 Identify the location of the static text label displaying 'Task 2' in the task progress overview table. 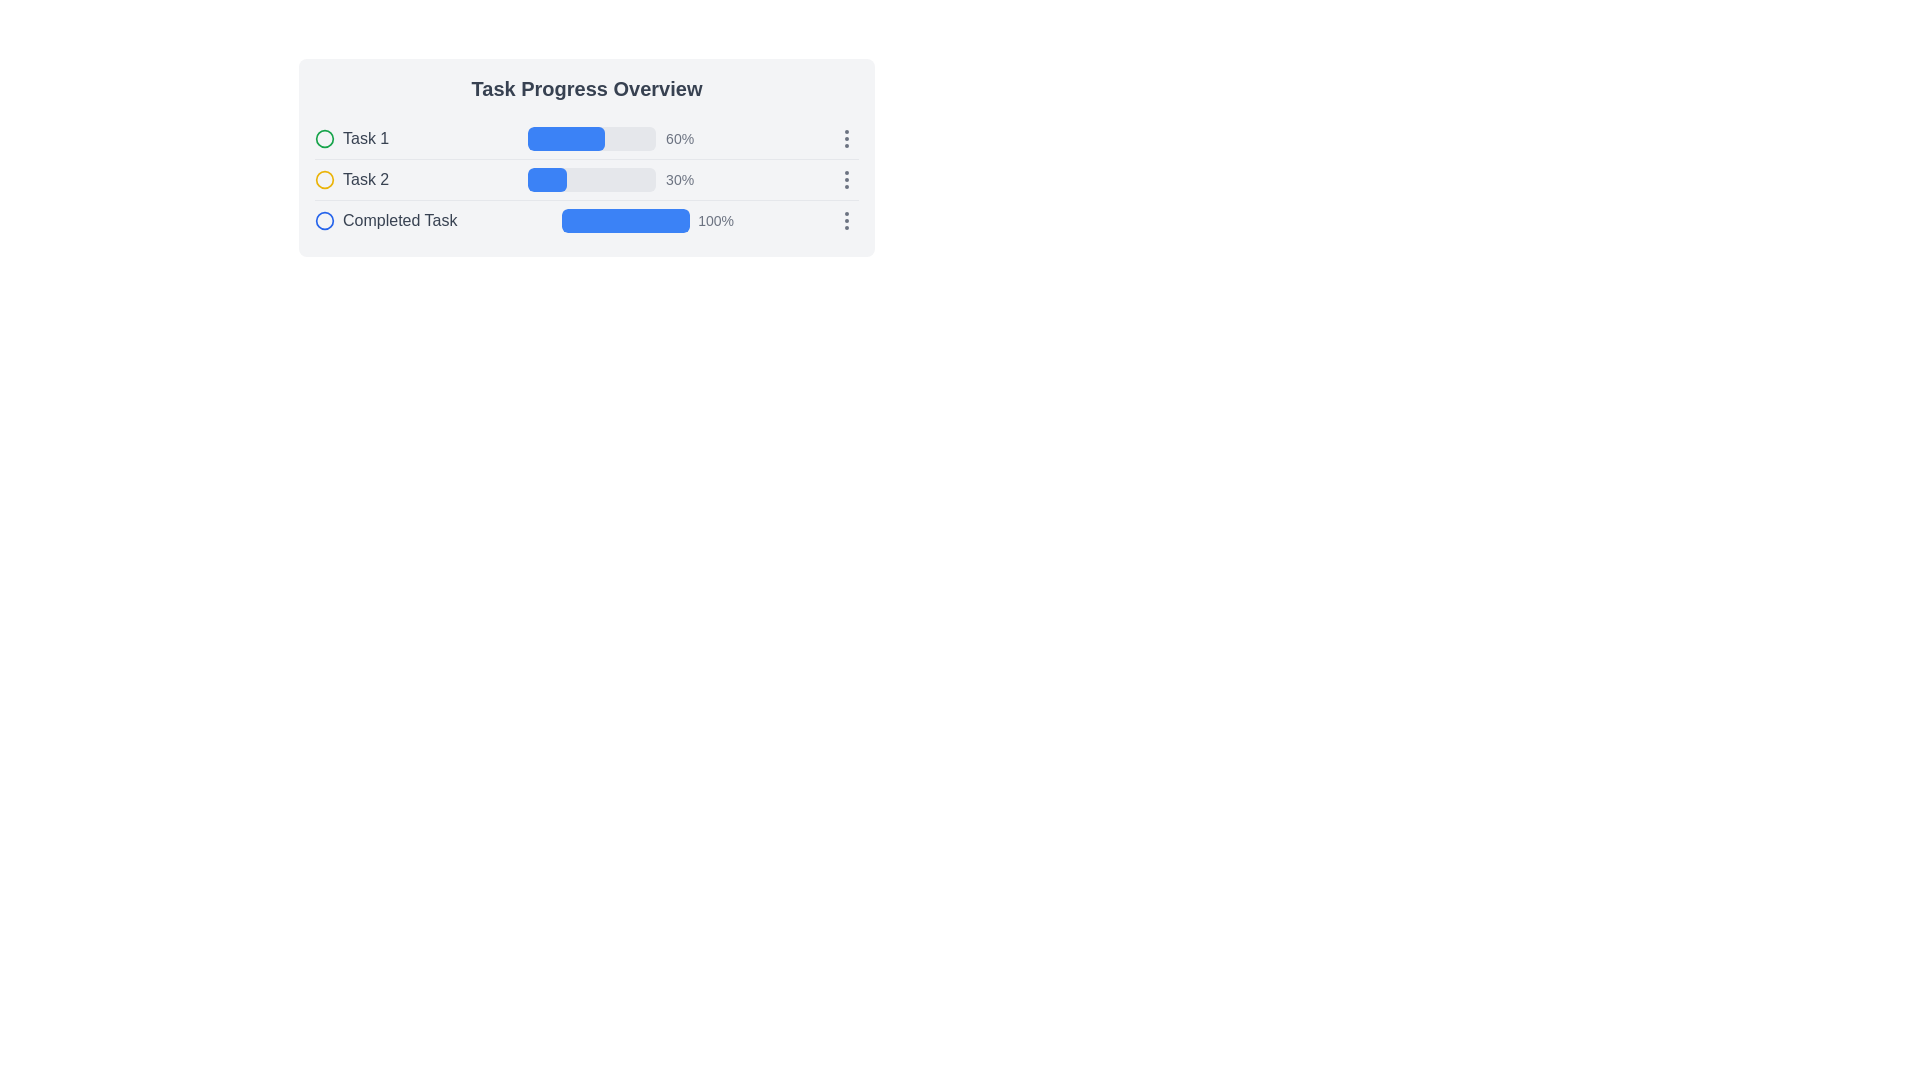
(366, 180).